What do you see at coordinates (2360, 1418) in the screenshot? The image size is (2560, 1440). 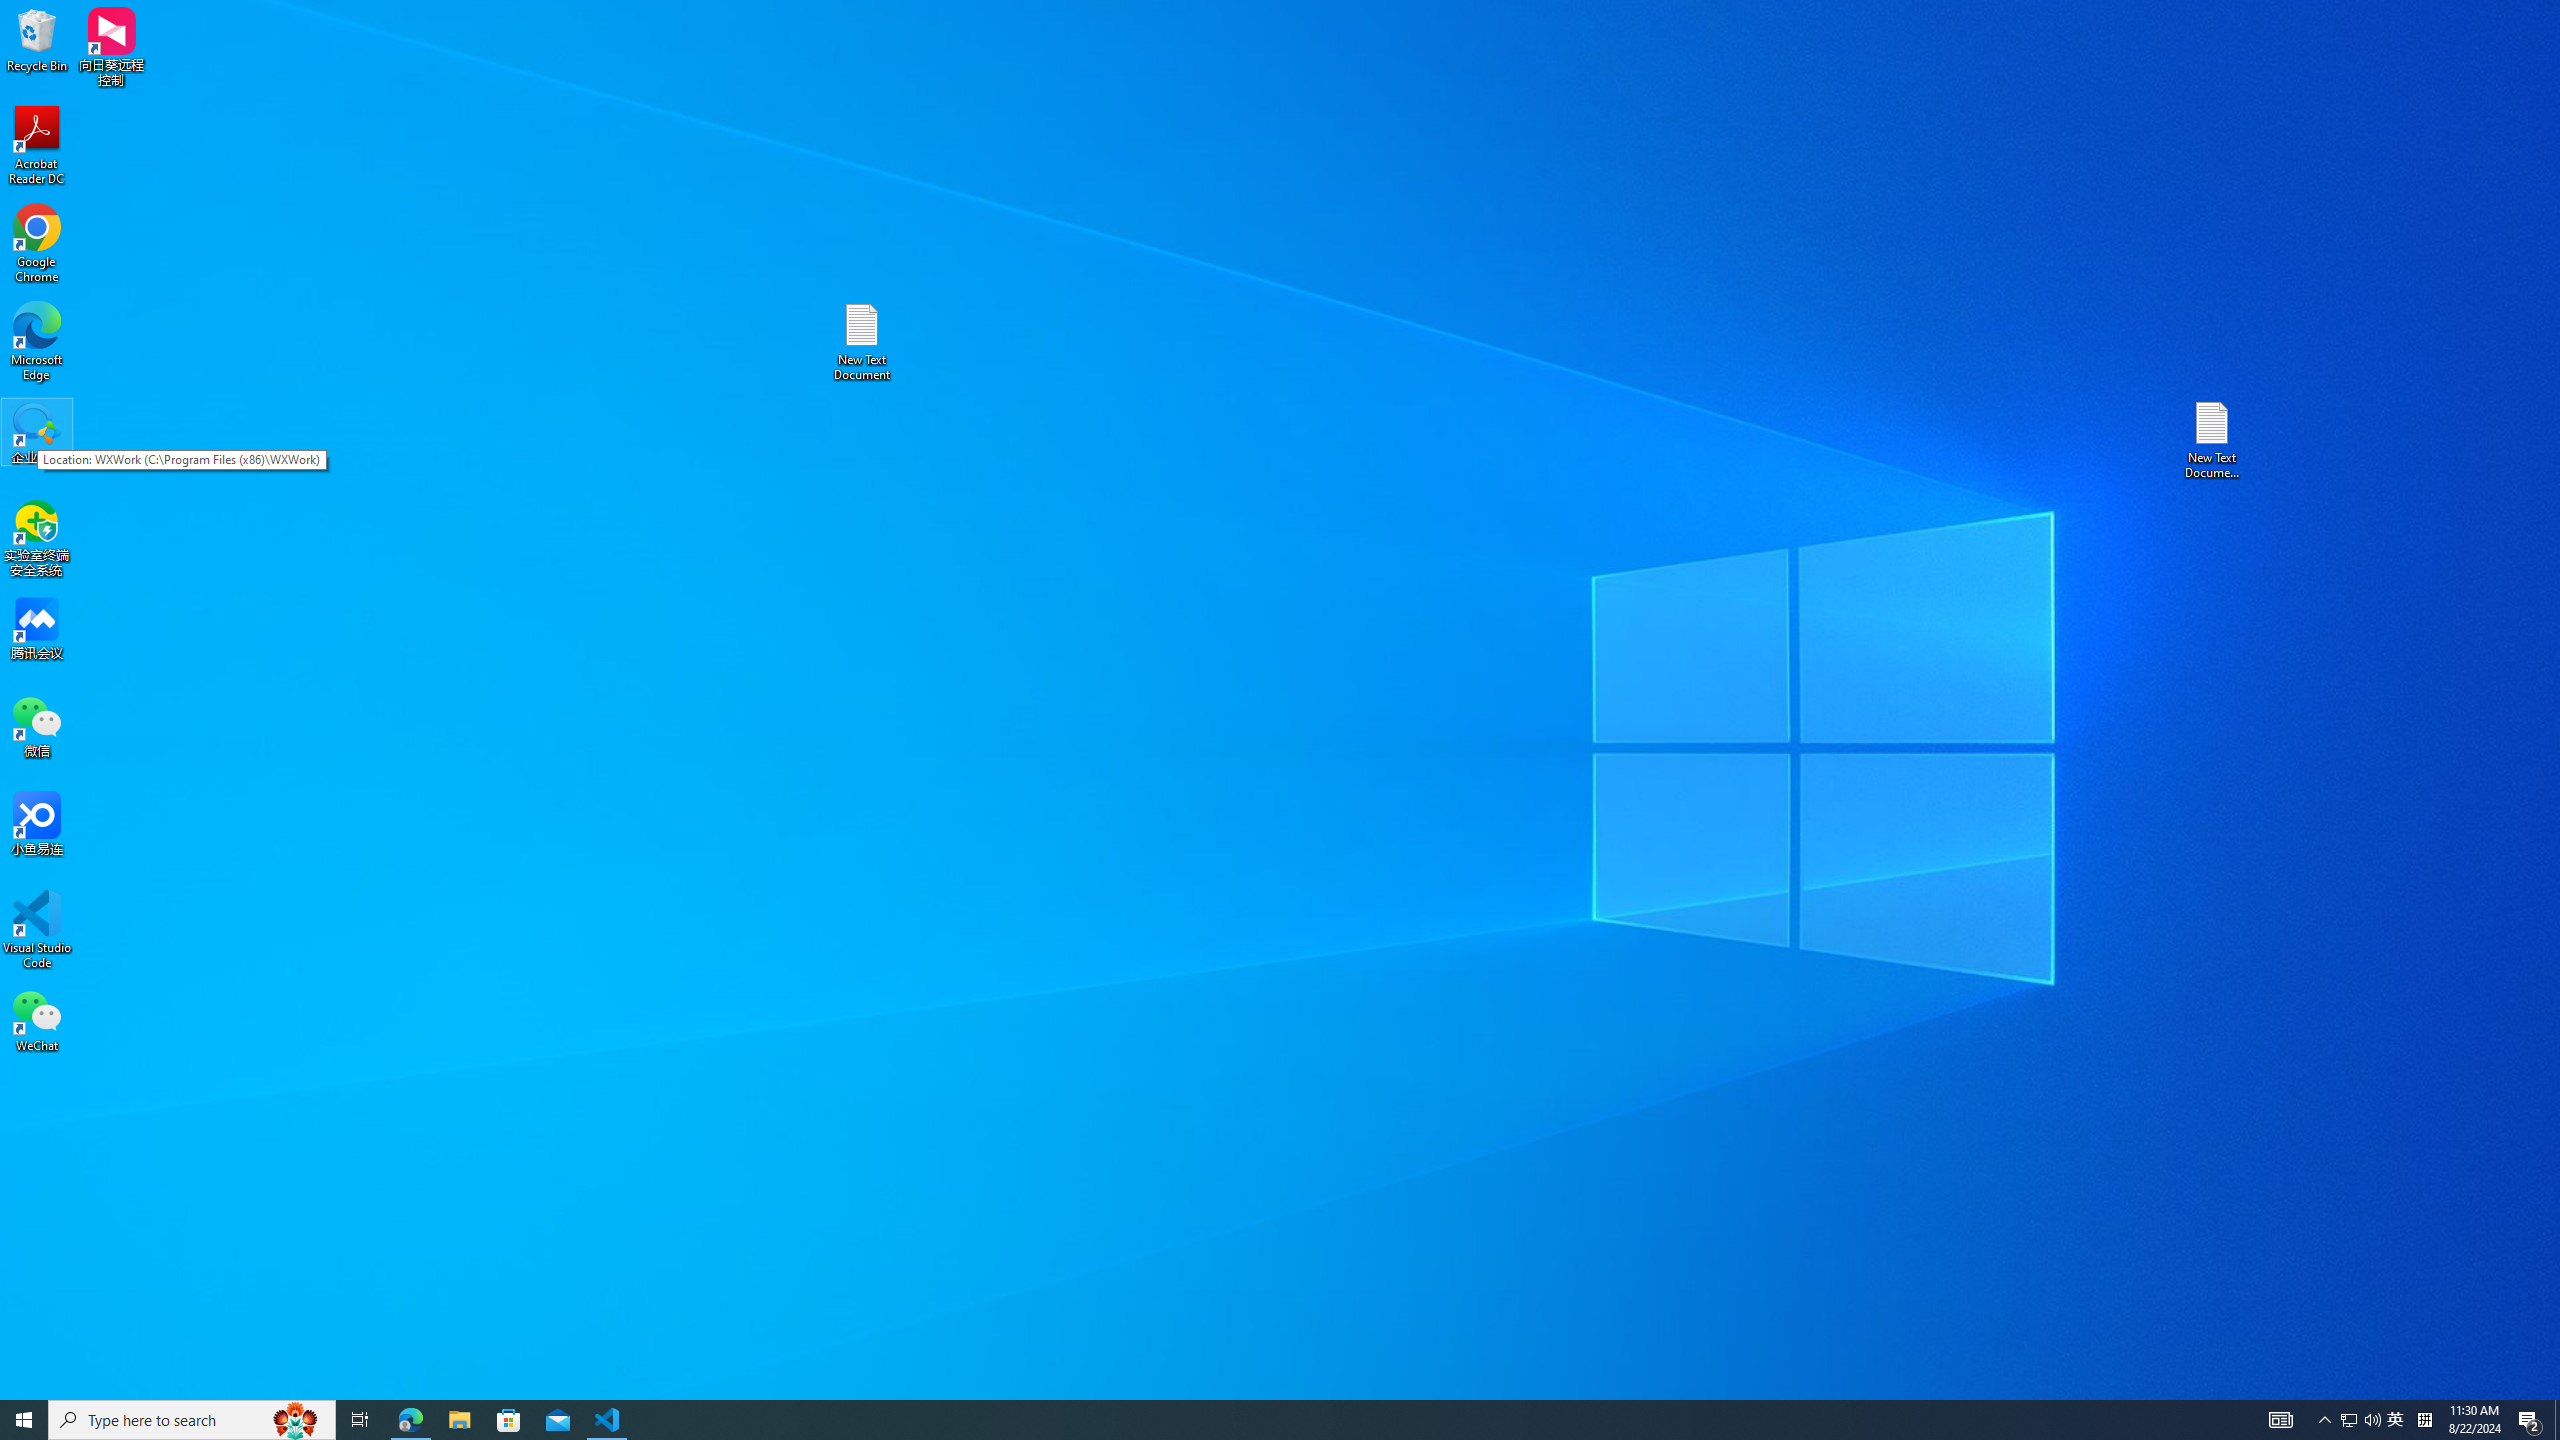 I see `'User Promoted Notification Area'` at bounding box center [2360, 1418].